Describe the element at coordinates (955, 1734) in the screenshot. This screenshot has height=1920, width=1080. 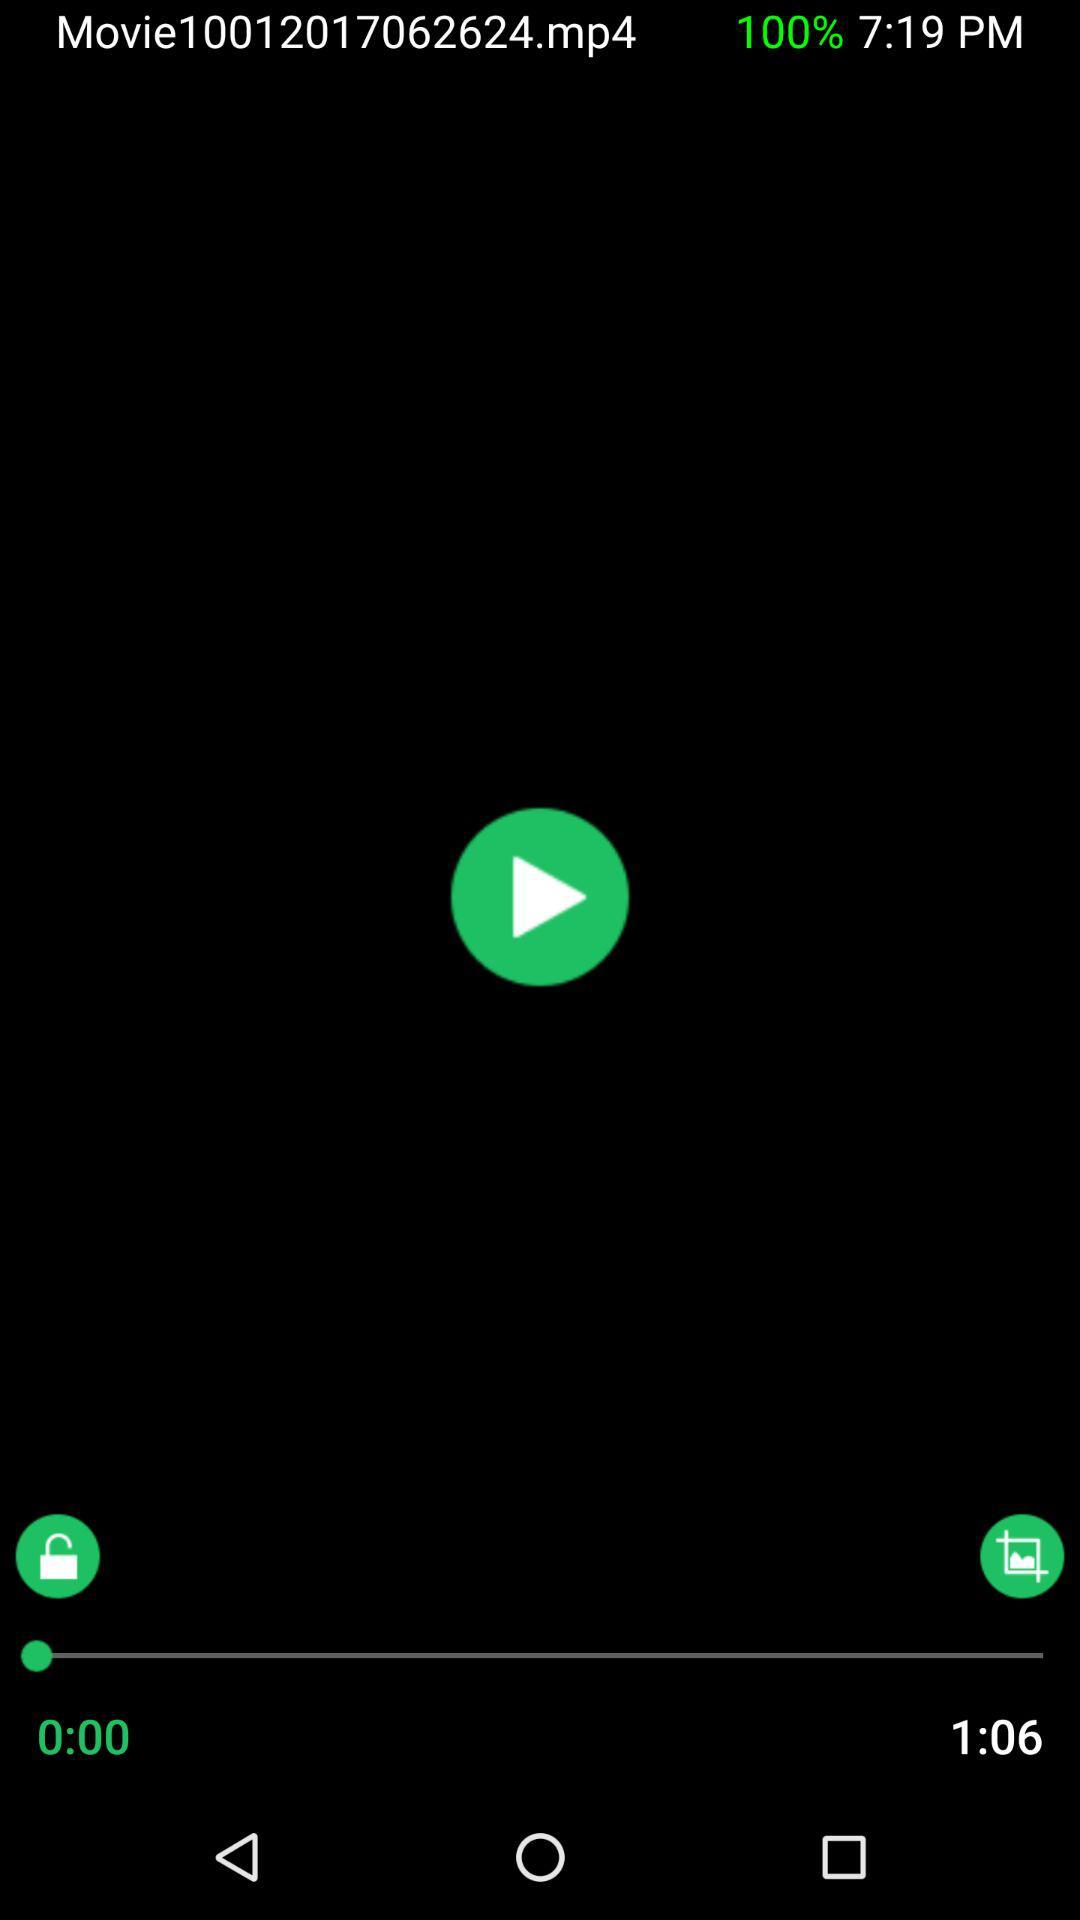
I see `1:06 item` at that location.